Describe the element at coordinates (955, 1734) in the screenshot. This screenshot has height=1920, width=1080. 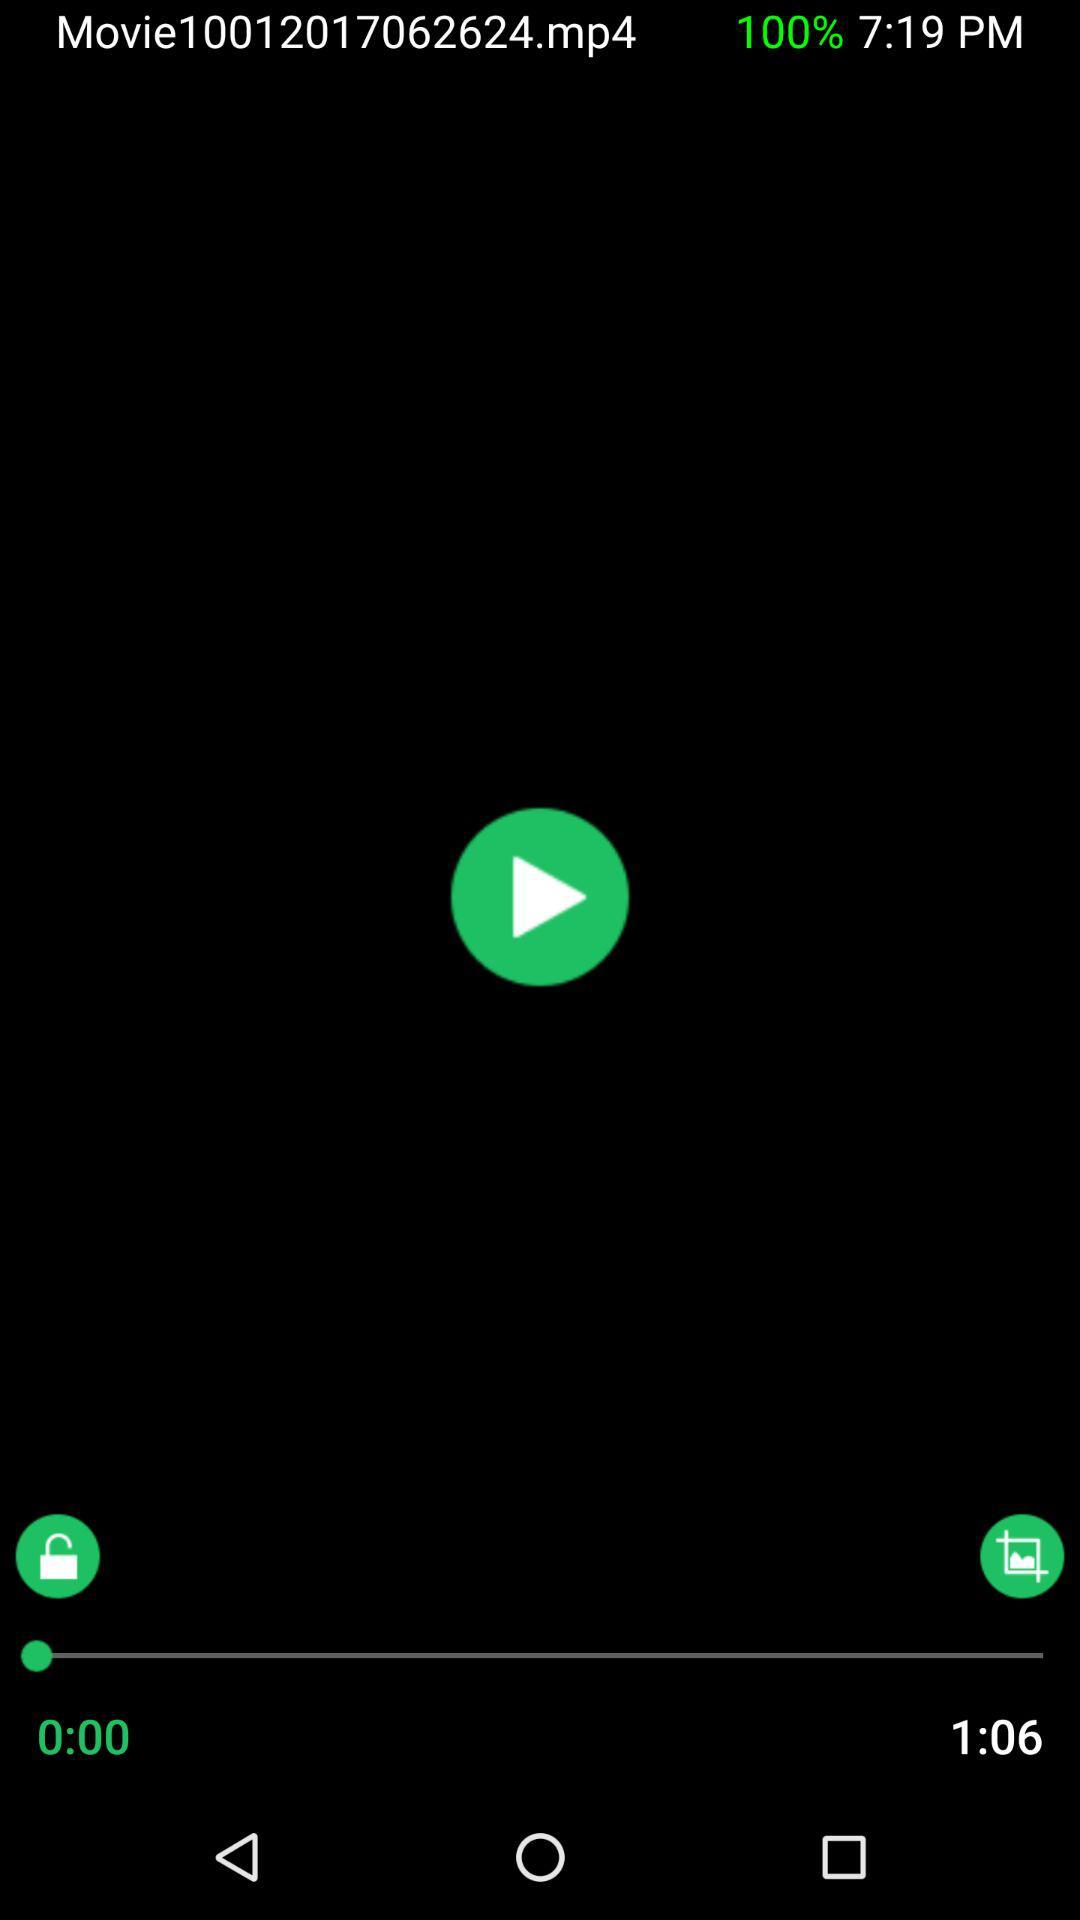
I see `1:06 item` at that location.